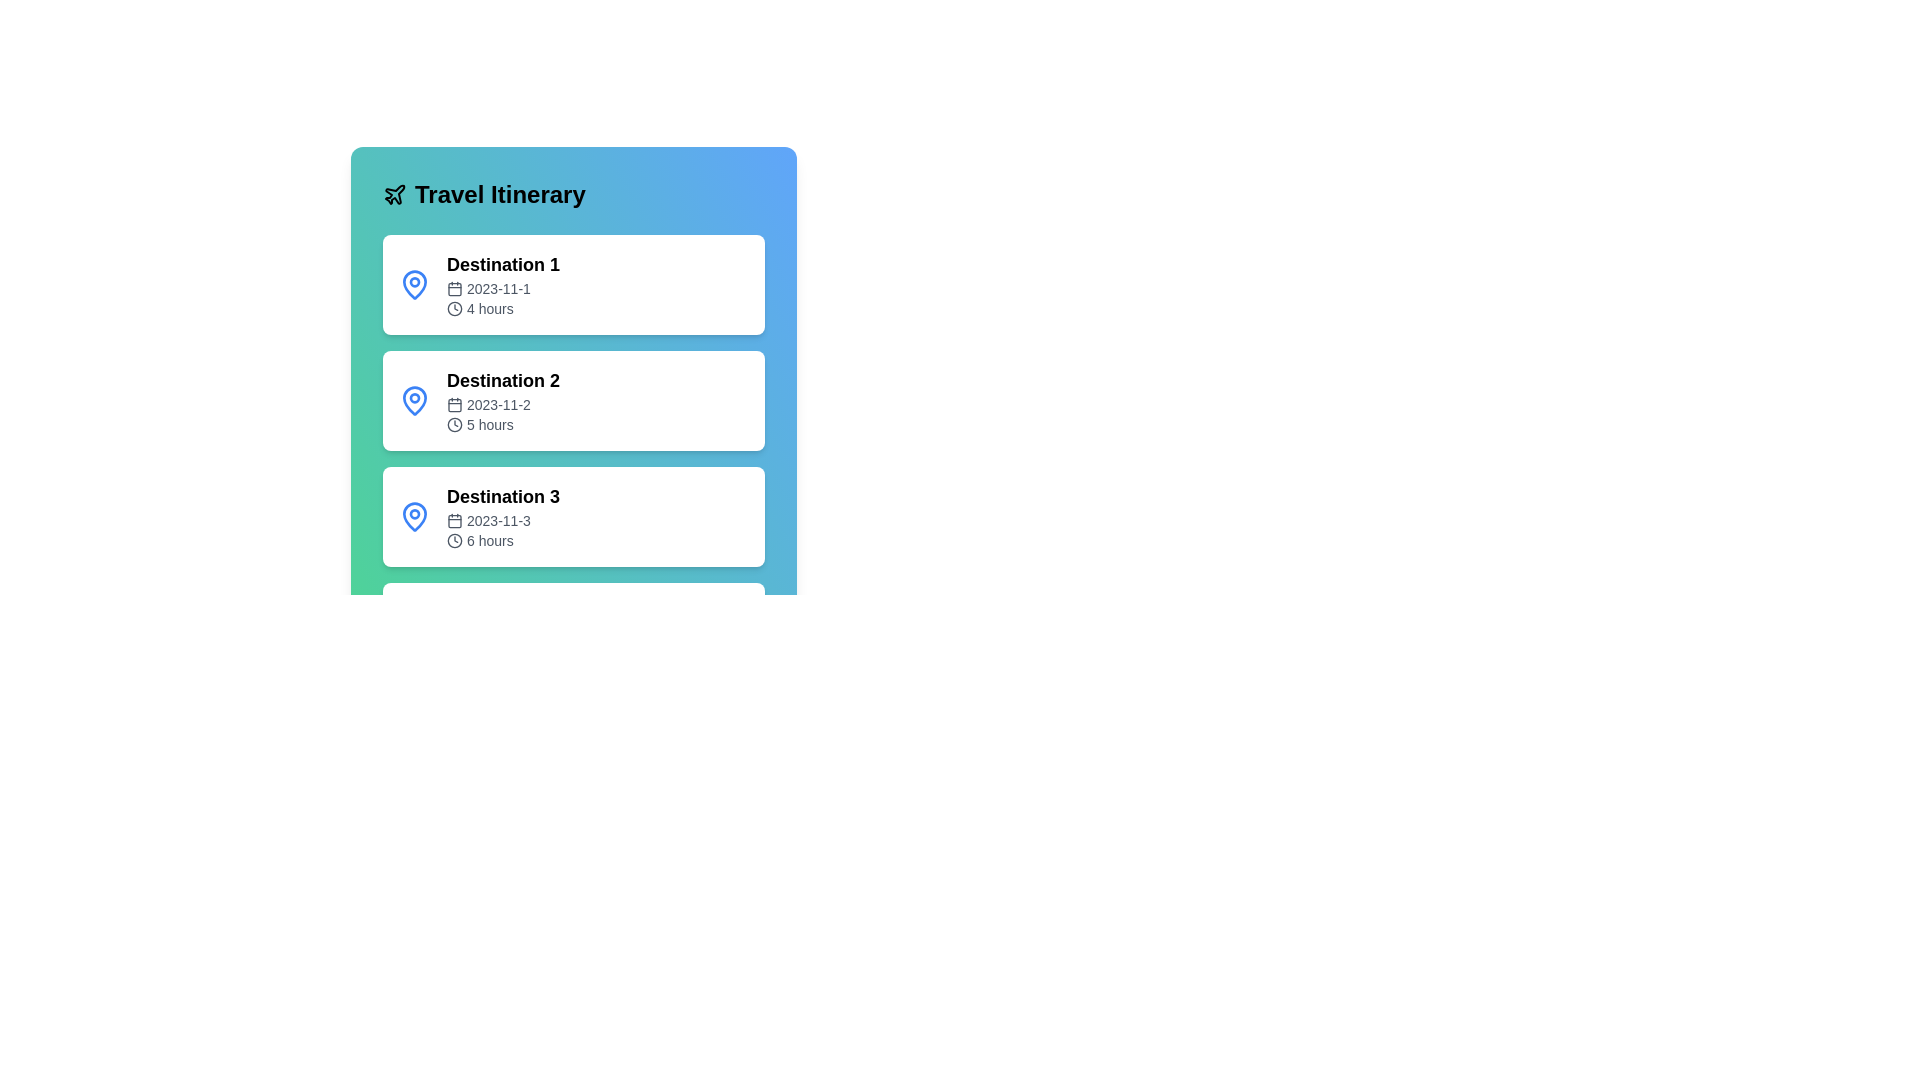 The height and width of the screenshot is (1080, 1920). I want to click on the Text Label indicating the title or name of a destination in the travel itinerary, so click(503, 264).